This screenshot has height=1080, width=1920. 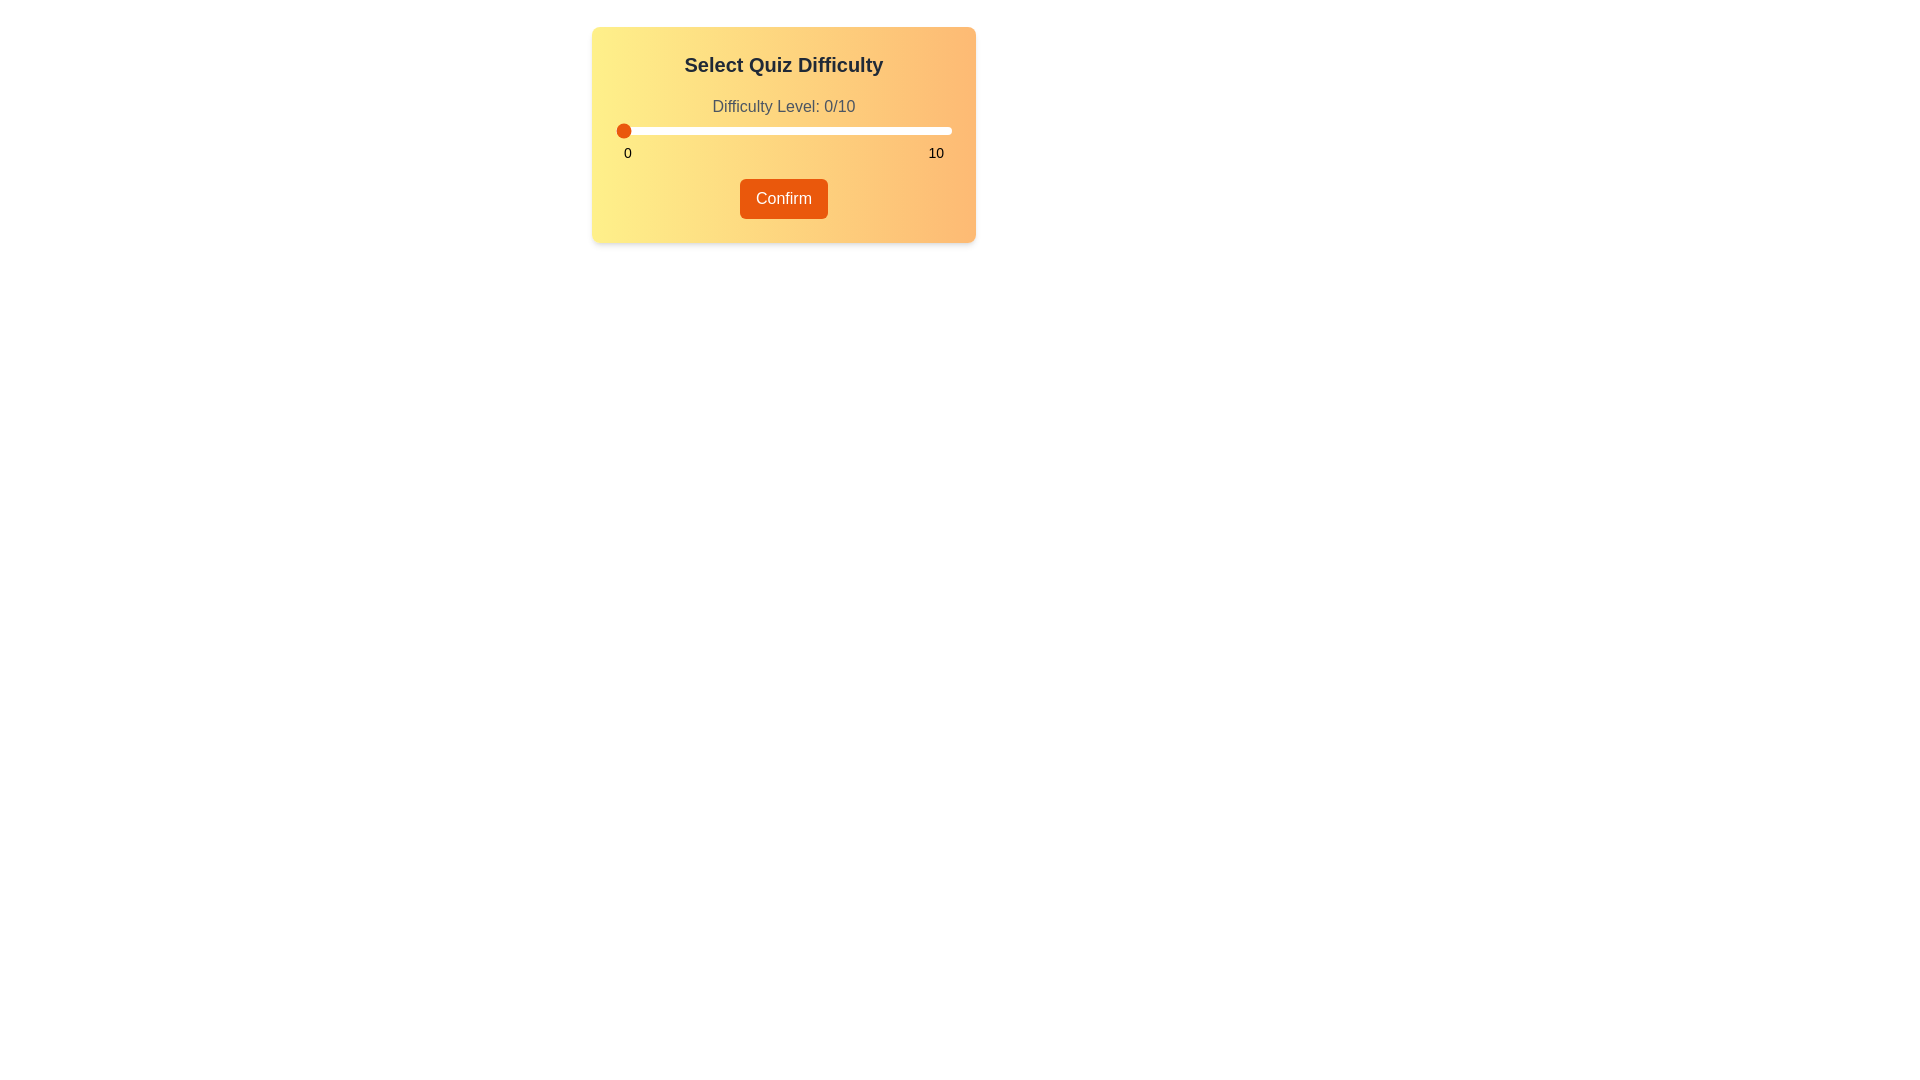 What do you see at coordinates (614, 131) in the screenshot?
I see `the difficulty level to 0 using the slider` at bounding box center [614, 131].